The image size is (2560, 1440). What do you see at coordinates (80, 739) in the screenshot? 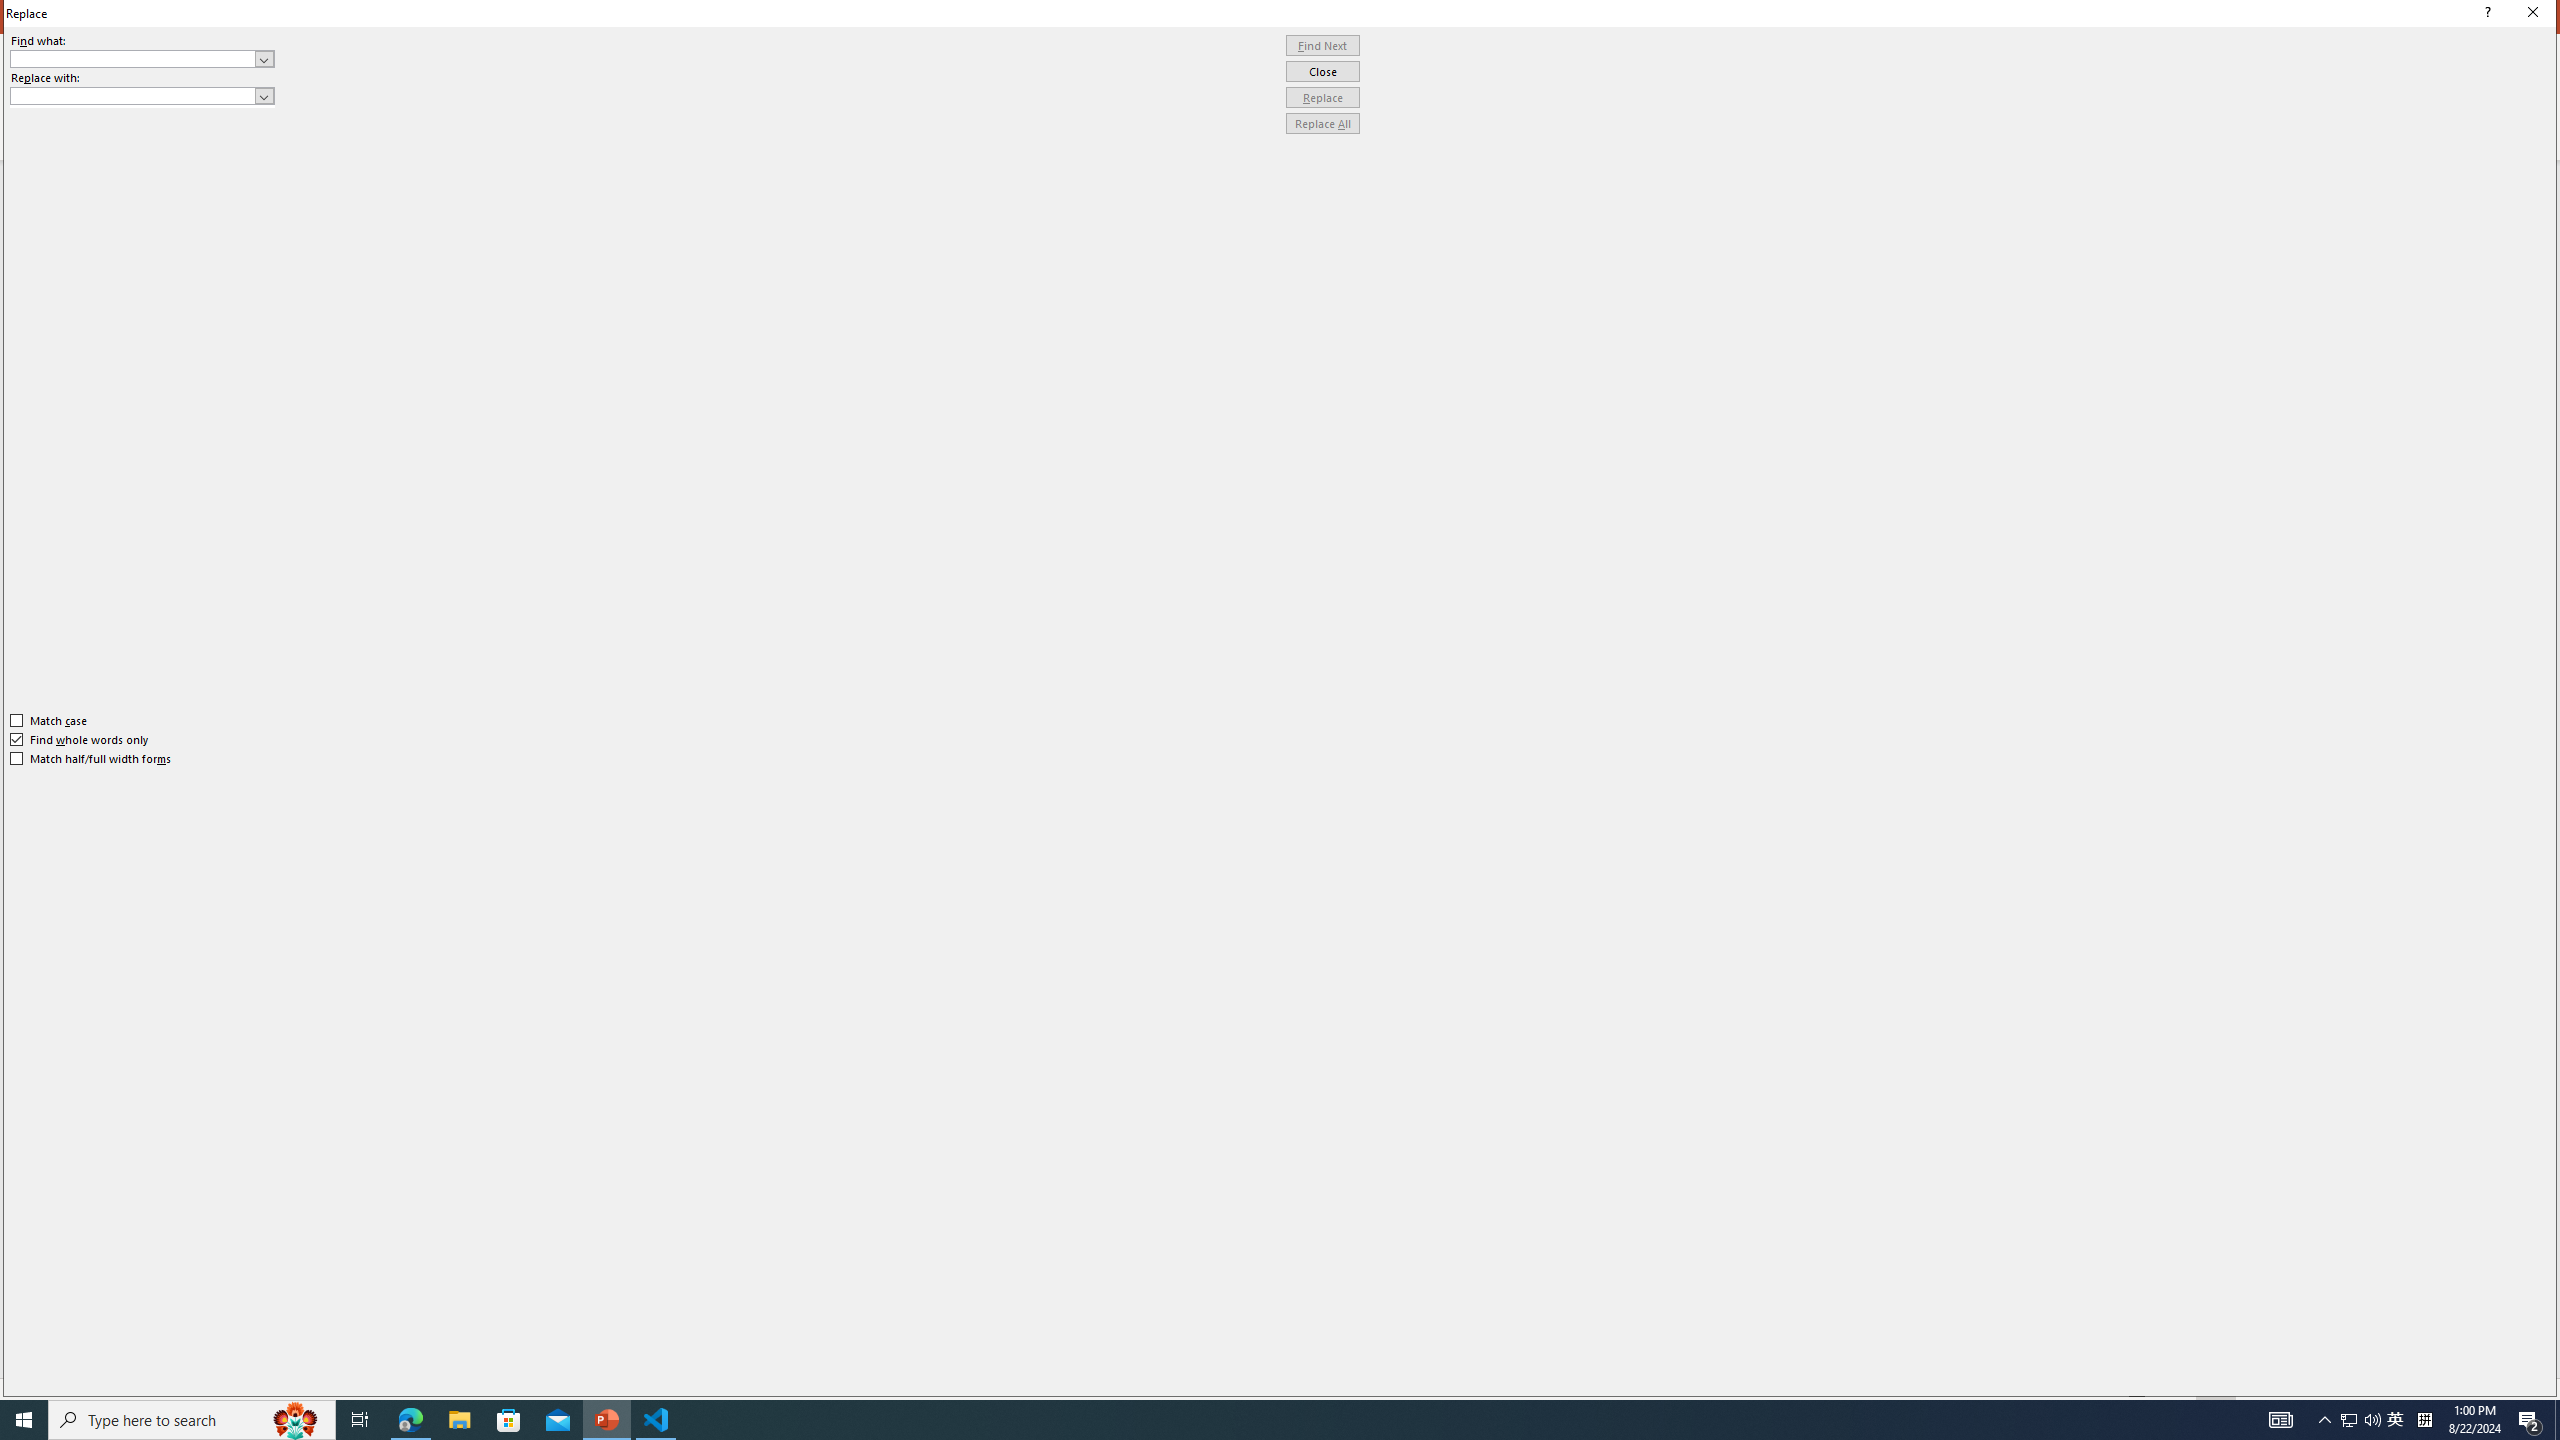
I see `'Find whole words only'` at bounding box center [80, 739].